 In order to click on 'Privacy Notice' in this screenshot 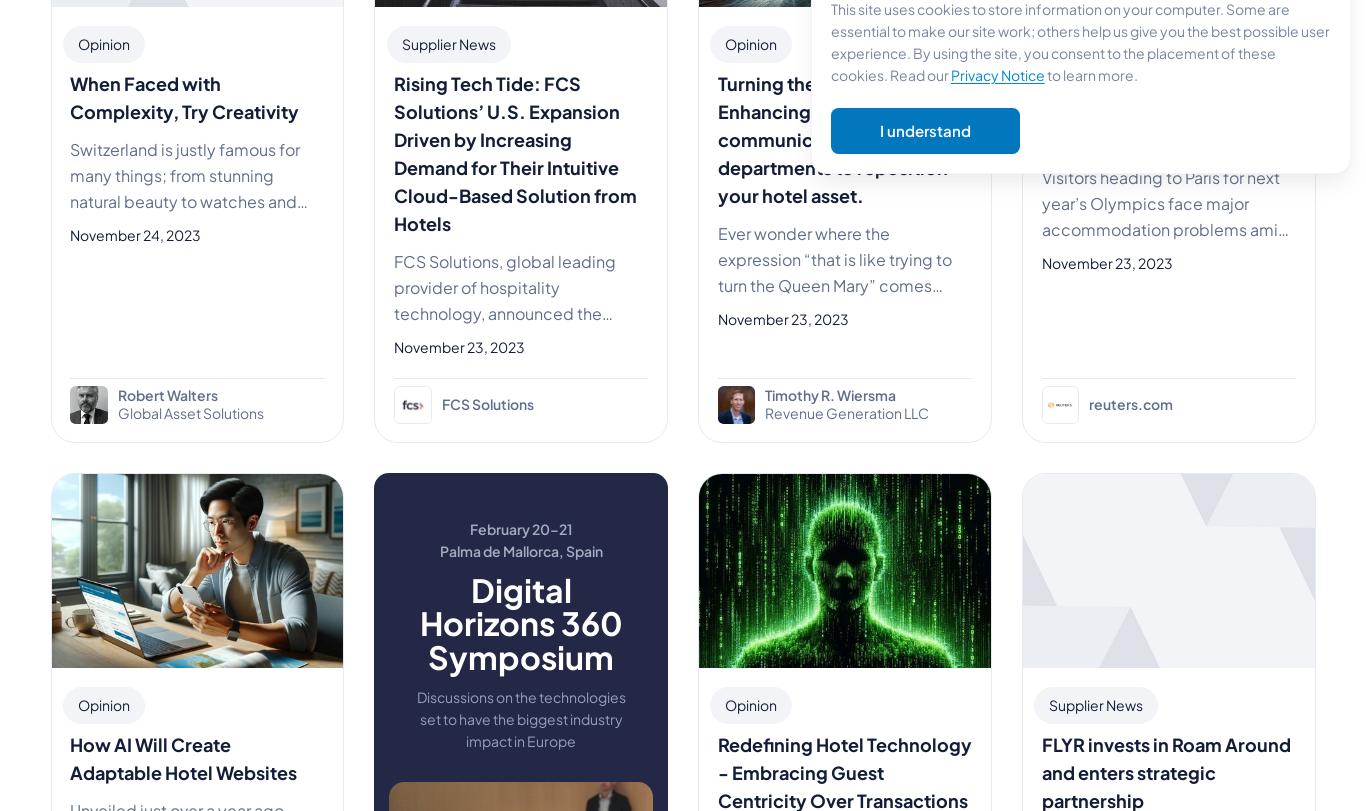, I will do `click(997, 73)`.